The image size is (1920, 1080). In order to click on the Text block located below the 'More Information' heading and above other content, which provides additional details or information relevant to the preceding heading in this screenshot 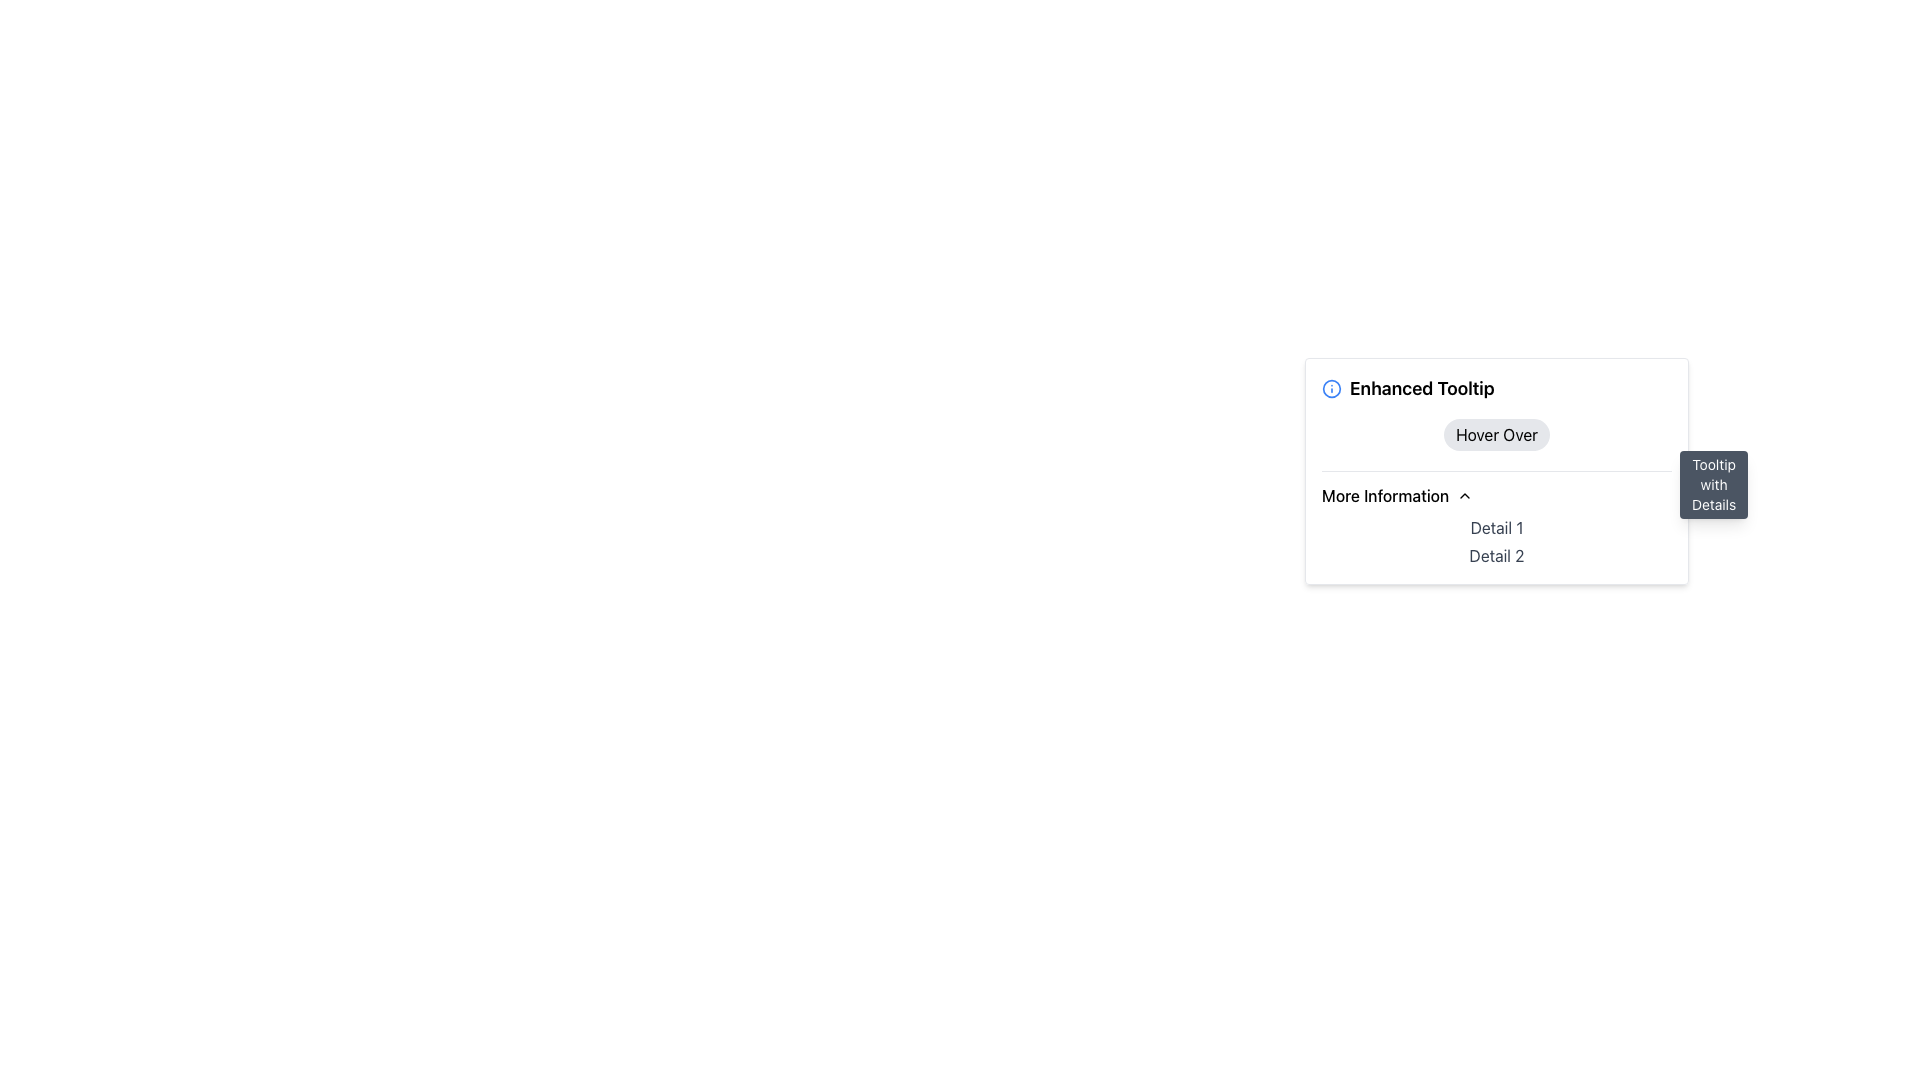, I will do `click(1497, 542)`.